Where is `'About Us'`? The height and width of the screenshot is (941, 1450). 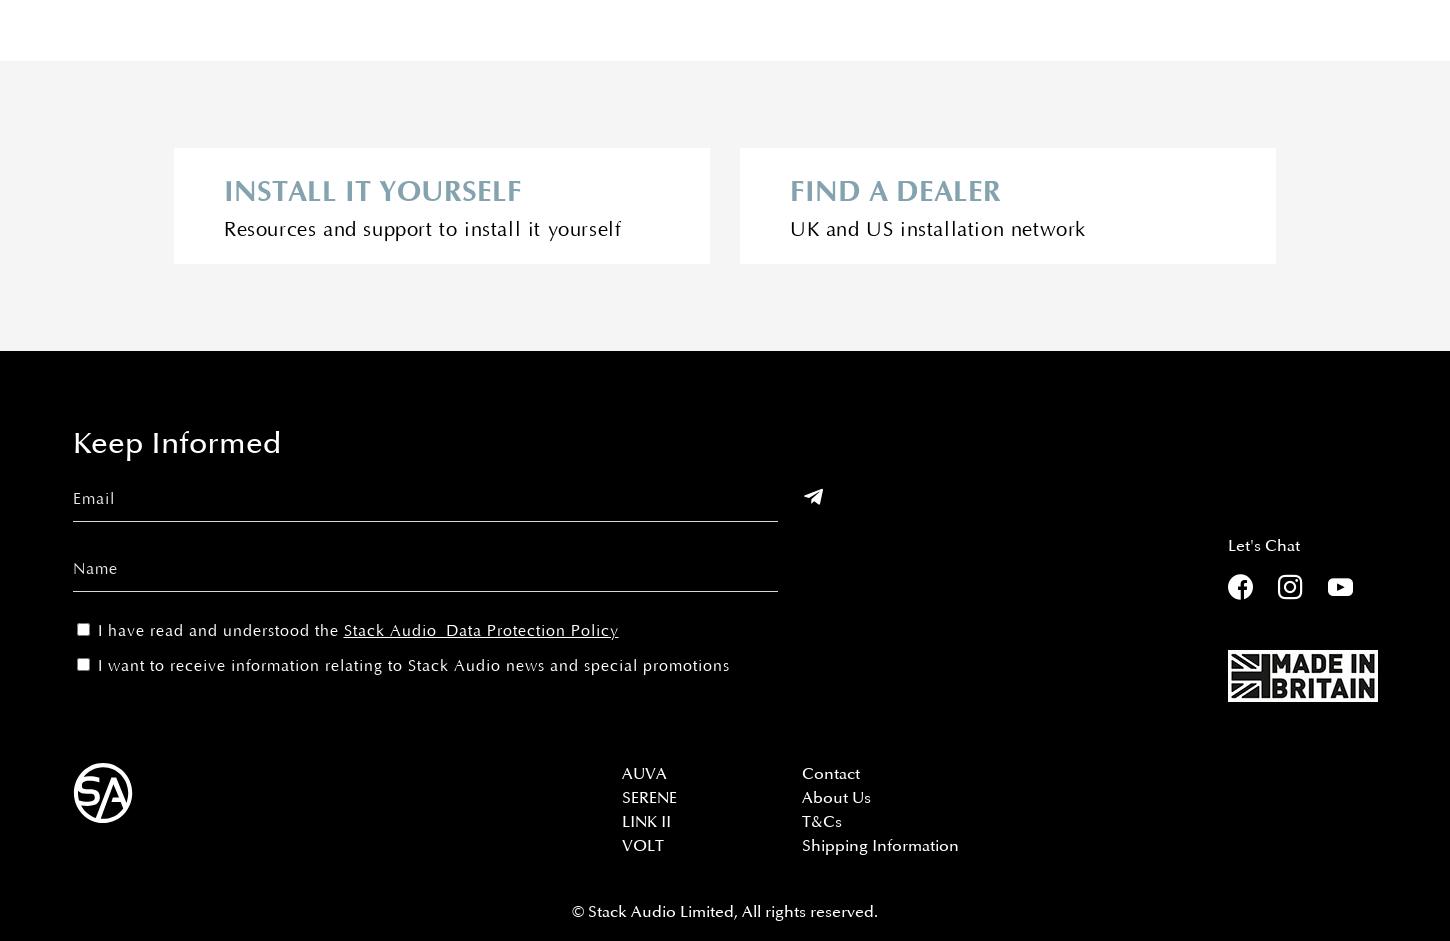 'About Us' is located at coordinates (836, 797).